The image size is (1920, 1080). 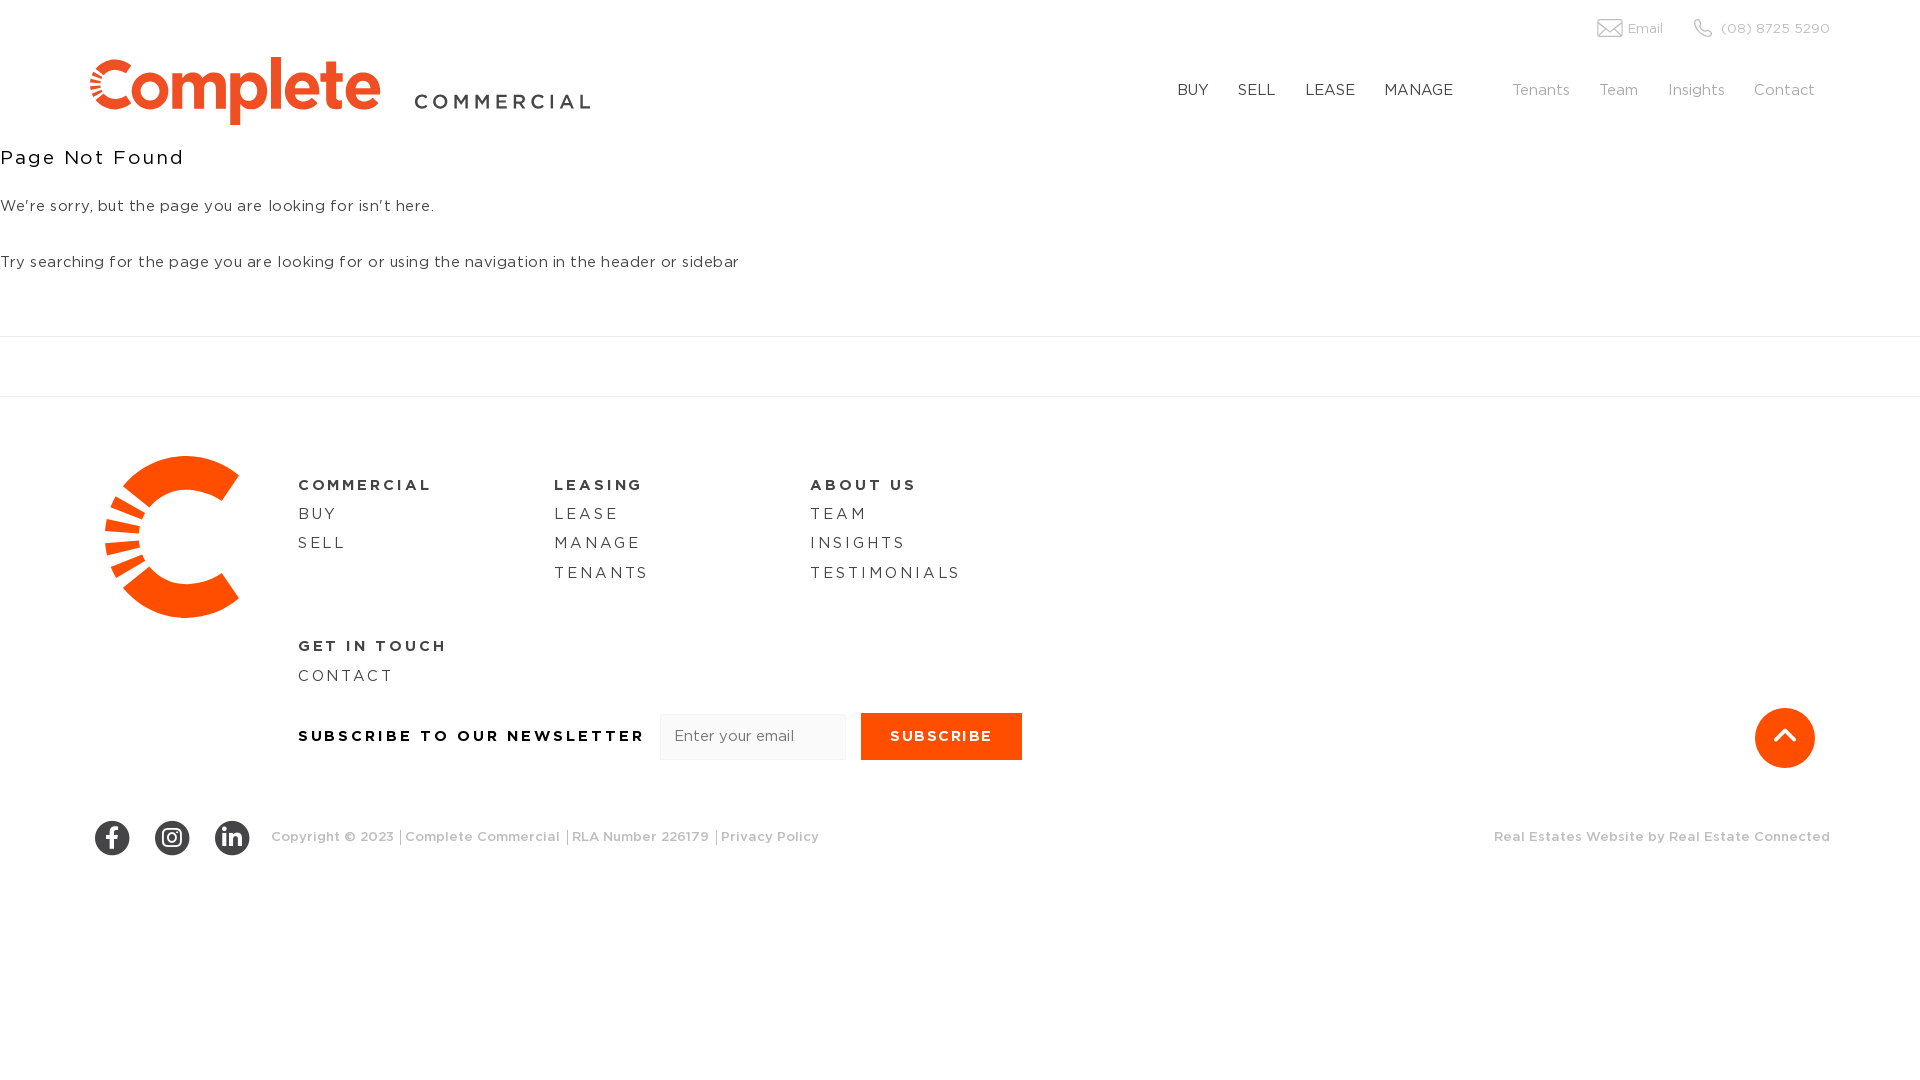 What do you see at coordinates (553, 573) in the screenshot?
I see `'TENANTS'` at bounding box center [553, 573].